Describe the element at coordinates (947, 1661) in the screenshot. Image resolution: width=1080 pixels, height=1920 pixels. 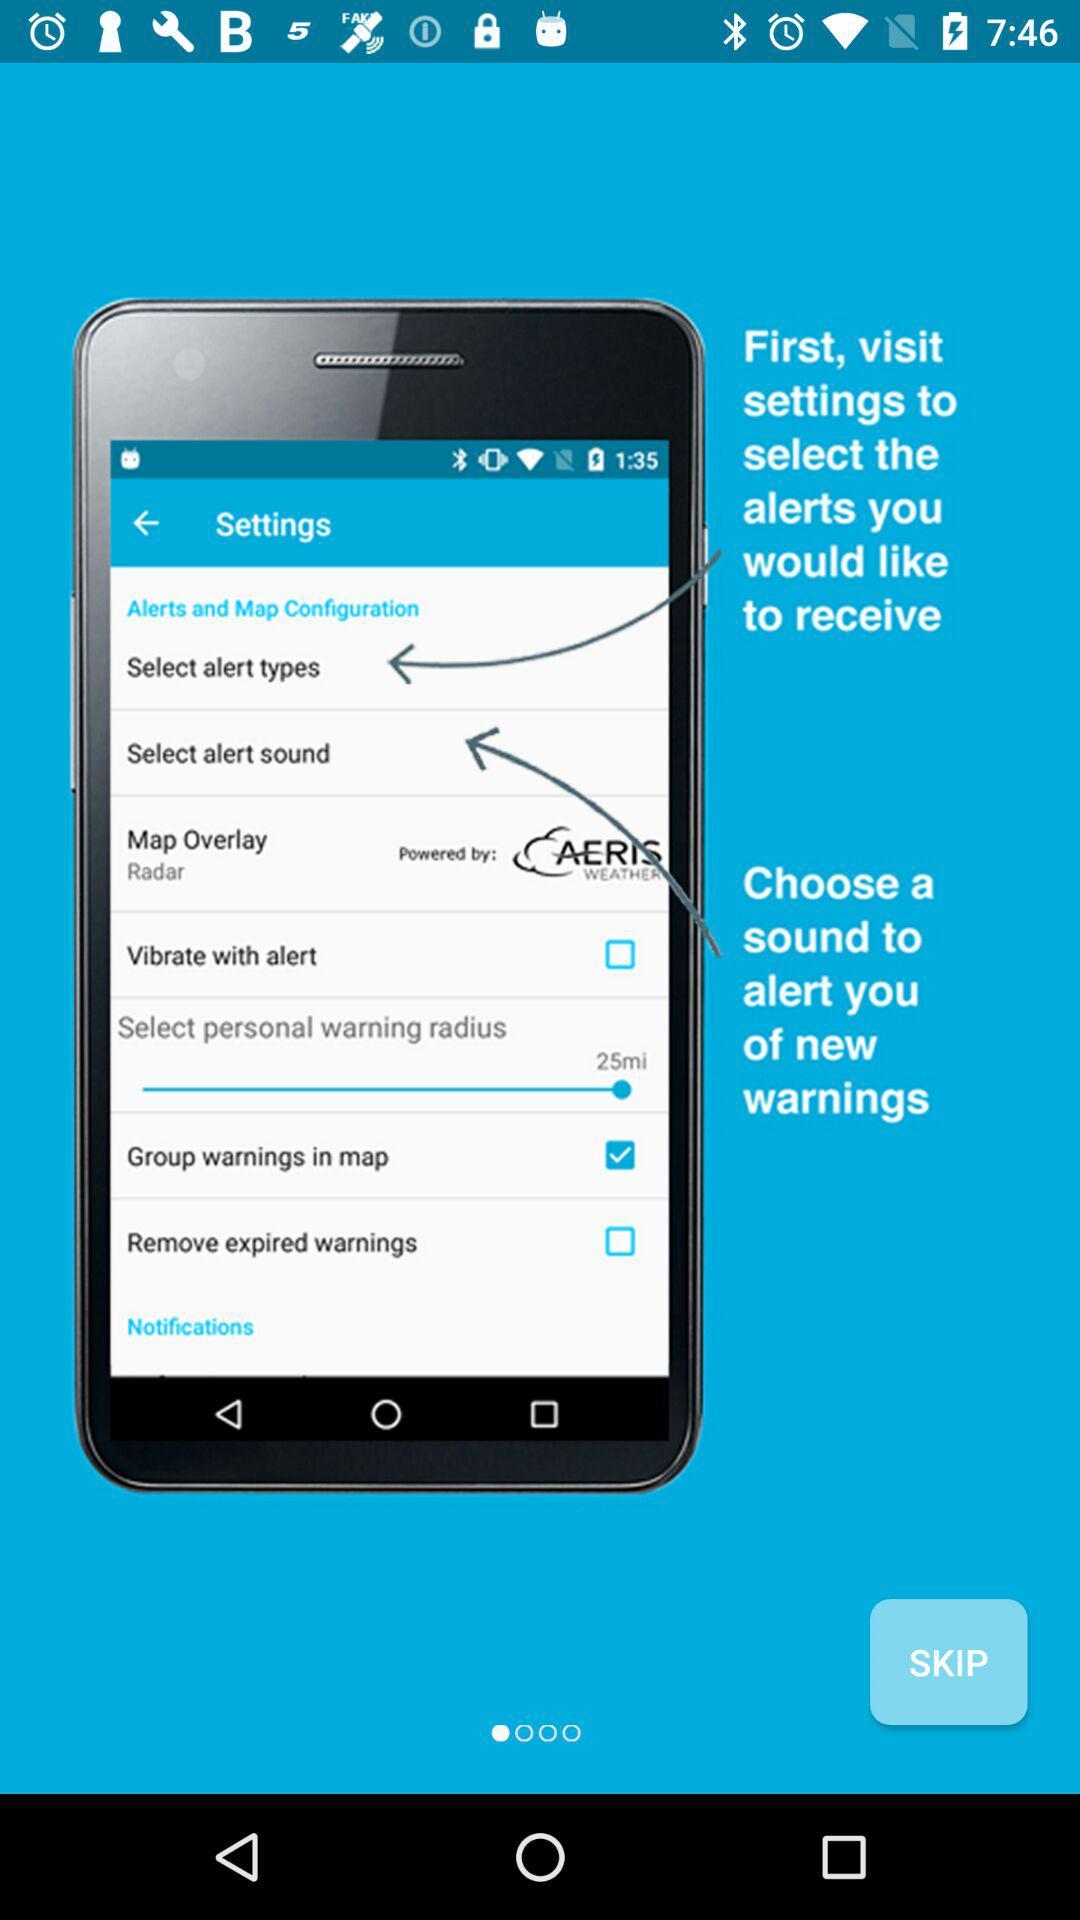
I see `the skip` at that location.